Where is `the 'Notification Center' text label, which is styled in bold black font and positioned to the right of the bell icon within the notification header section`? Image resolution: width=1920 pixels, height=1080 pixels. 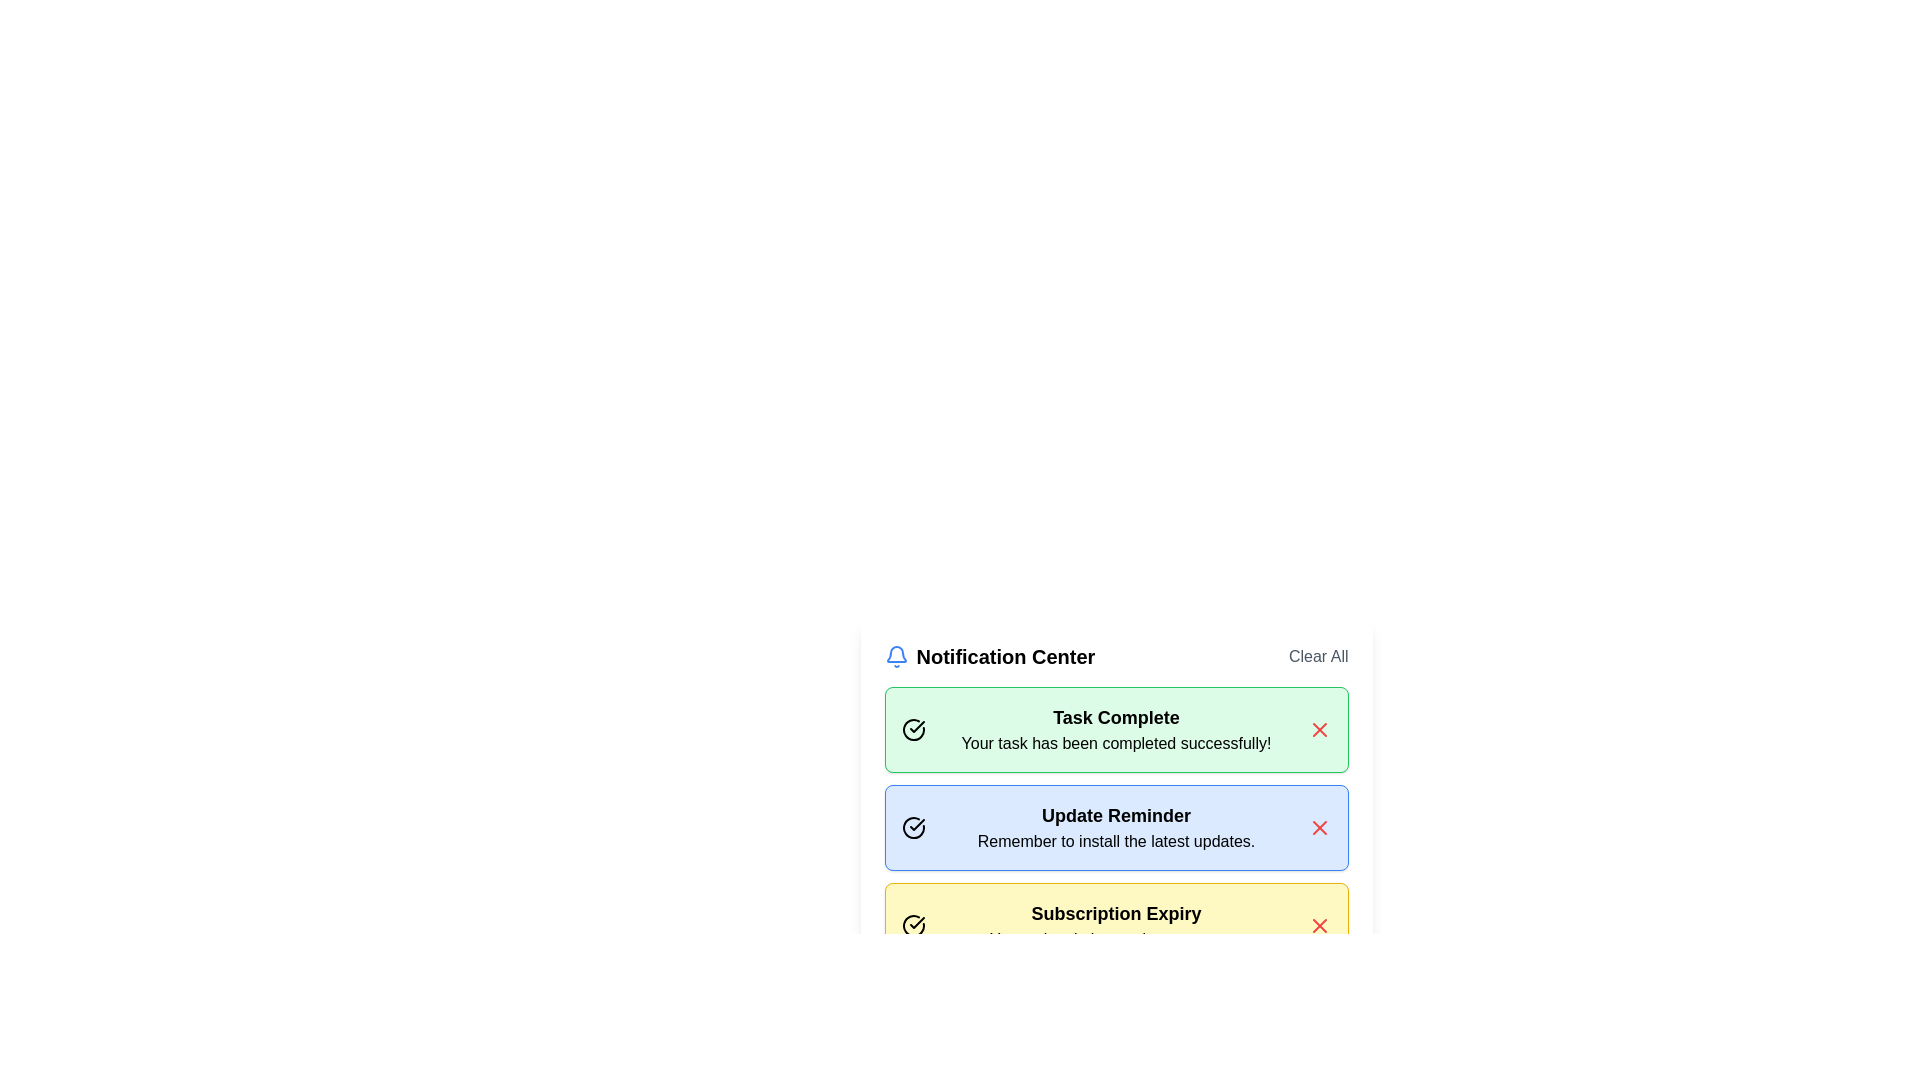 the 'Notification Center' text label, which is styled in bold black font and positioned to the right of the bell icon within the notification header section is located at coordinates (1005, 656).